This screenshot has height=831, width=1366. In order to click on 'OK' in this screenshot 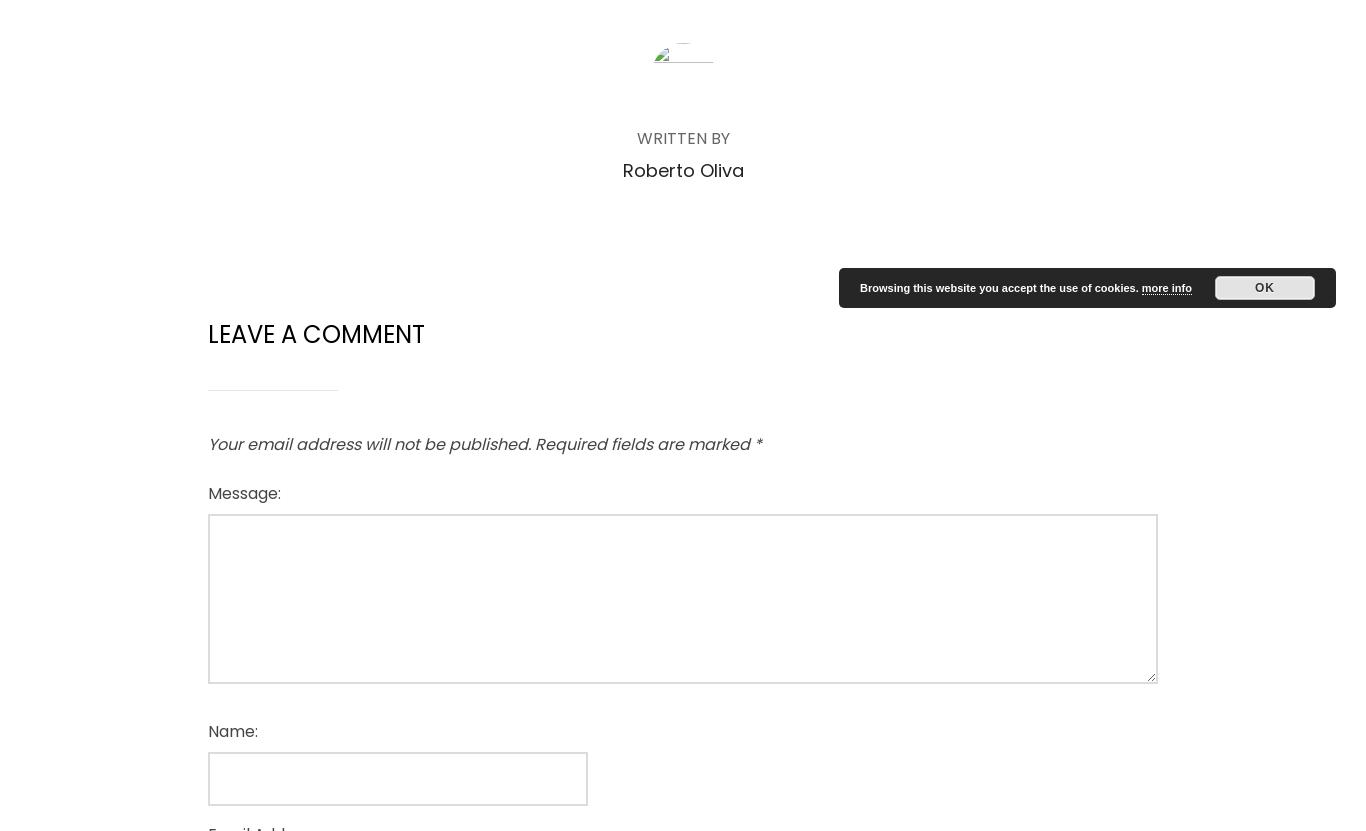, I will do `click(1264, 288)`.